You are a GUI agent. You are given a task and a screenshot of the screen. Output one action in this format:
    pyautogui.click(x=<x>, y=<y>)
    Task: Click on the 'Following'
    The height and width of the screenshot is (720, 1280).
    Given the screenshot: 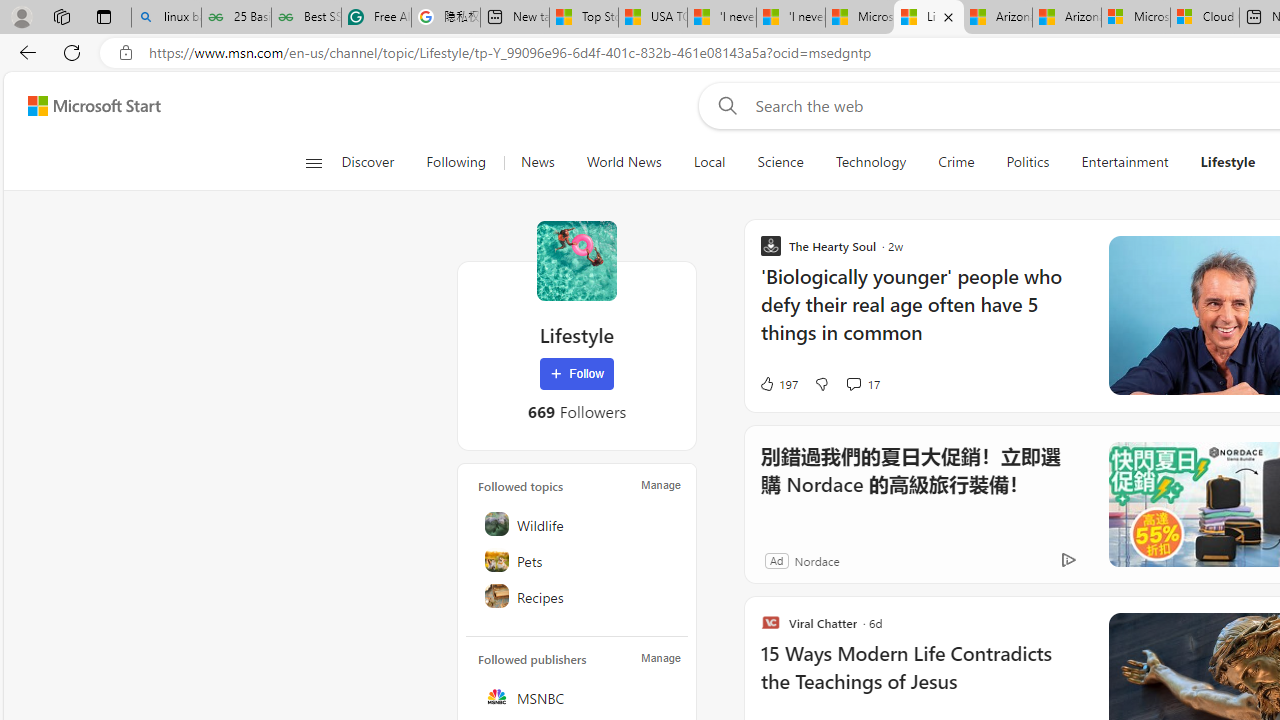 What is the action you would take?
    pyautogui.click(x=455, y=162)
    